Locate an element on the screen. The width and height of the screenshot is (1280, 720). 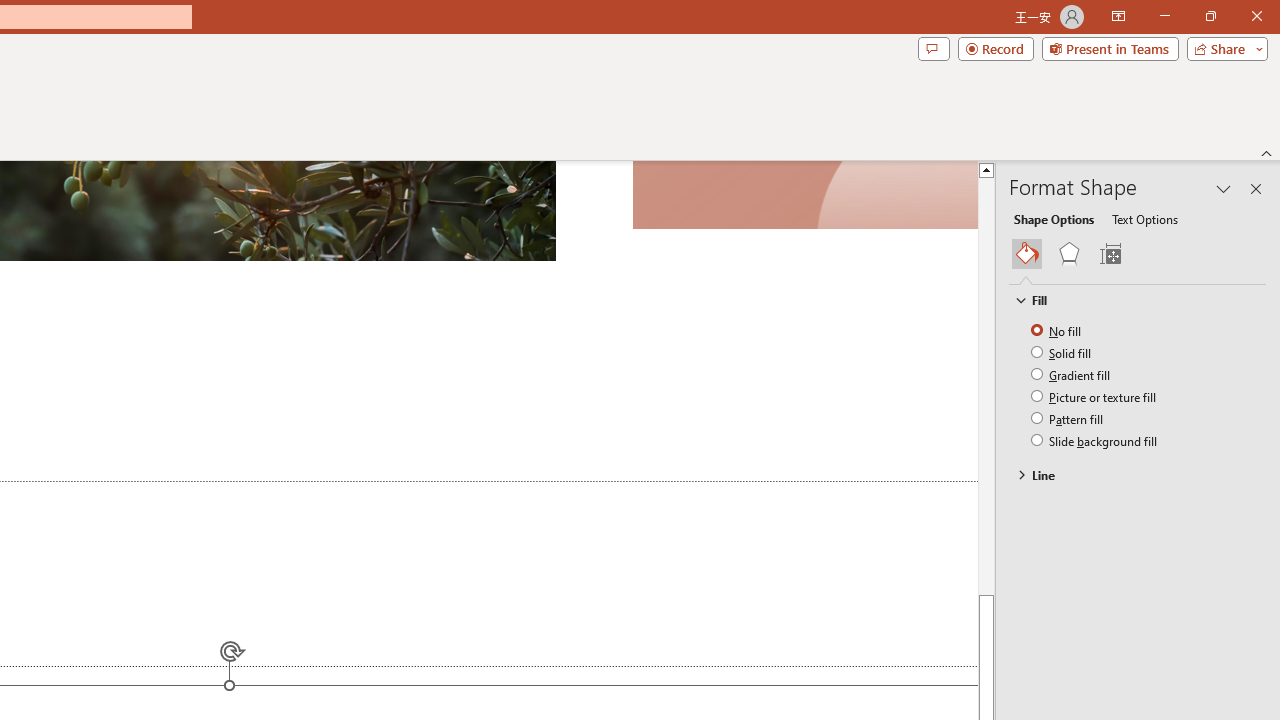
'Class: NetUIGalleryContainer' is located at coordinates (1138, 253).